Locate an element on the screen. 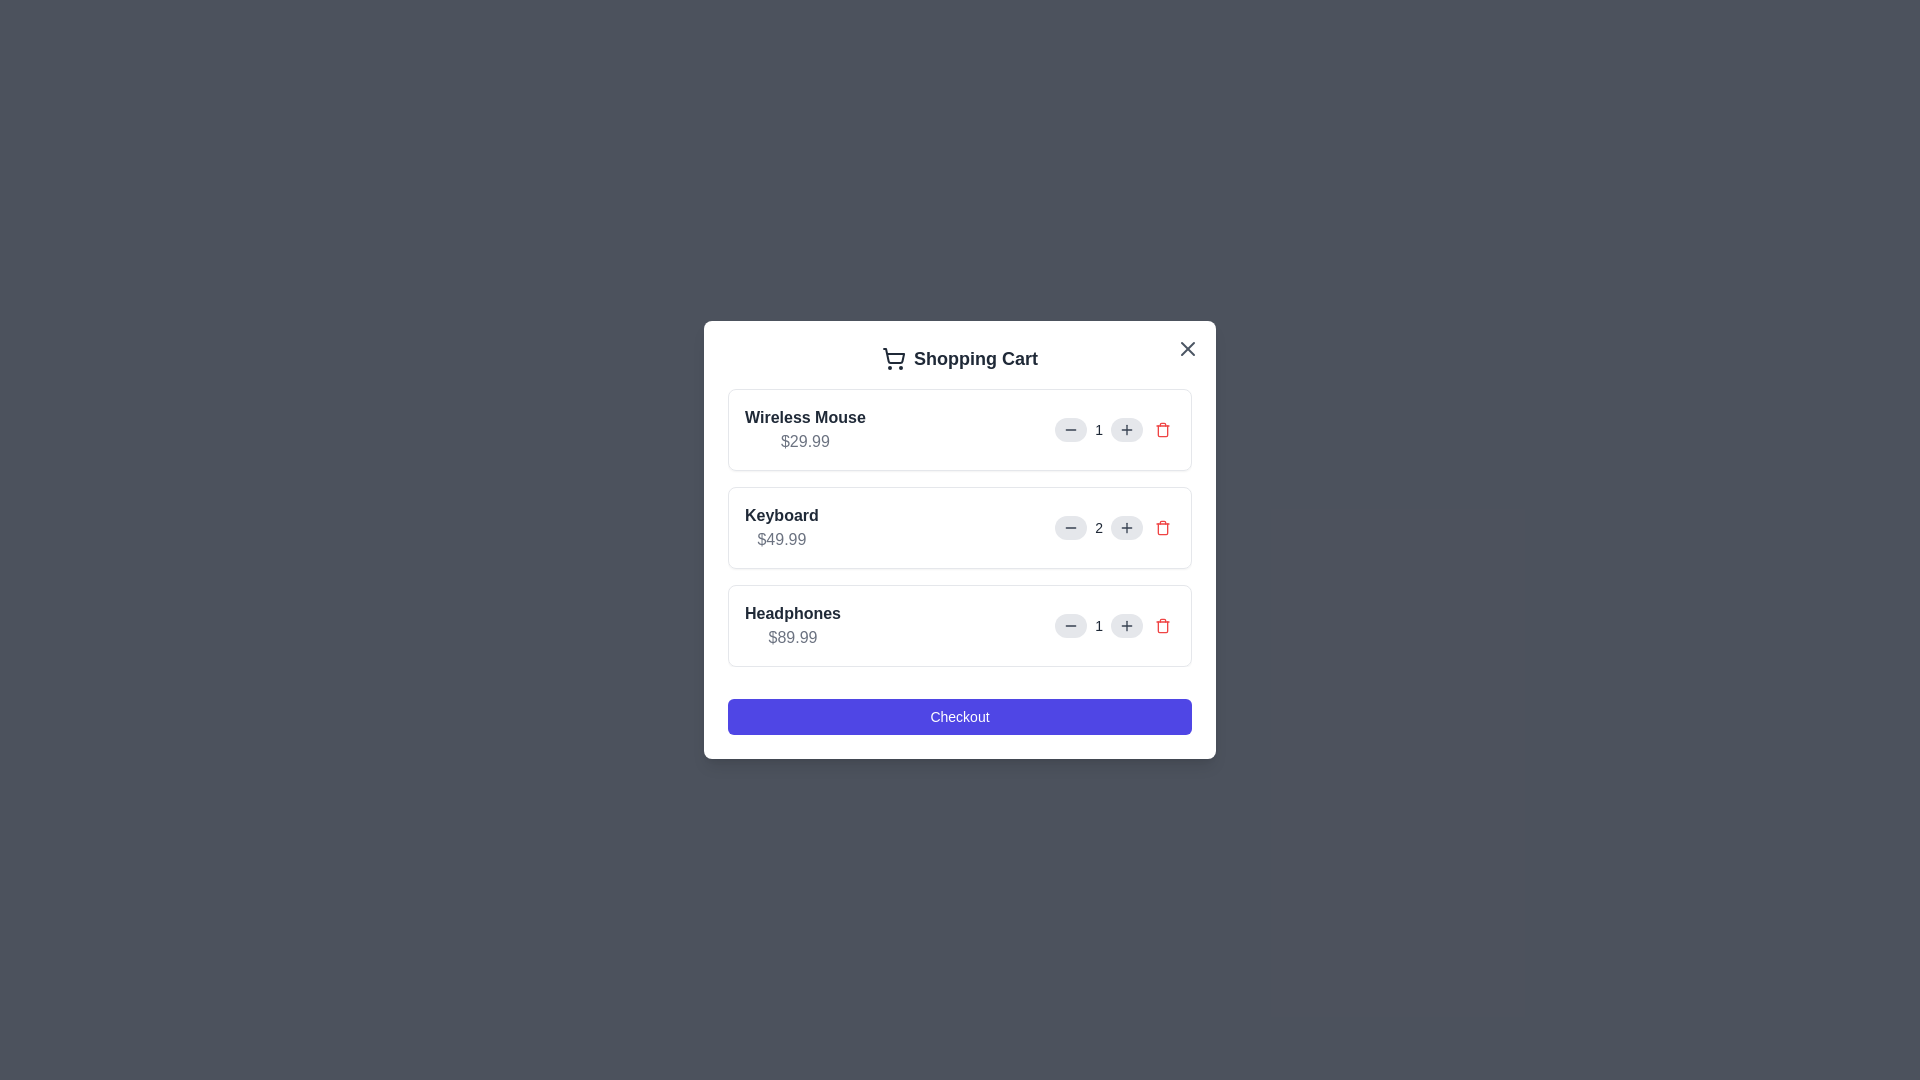  the shopping cart icon located at the top of the modal dialog box, positioned left to the title text 'Shopping Cart' is located at coordinates (893, 355).